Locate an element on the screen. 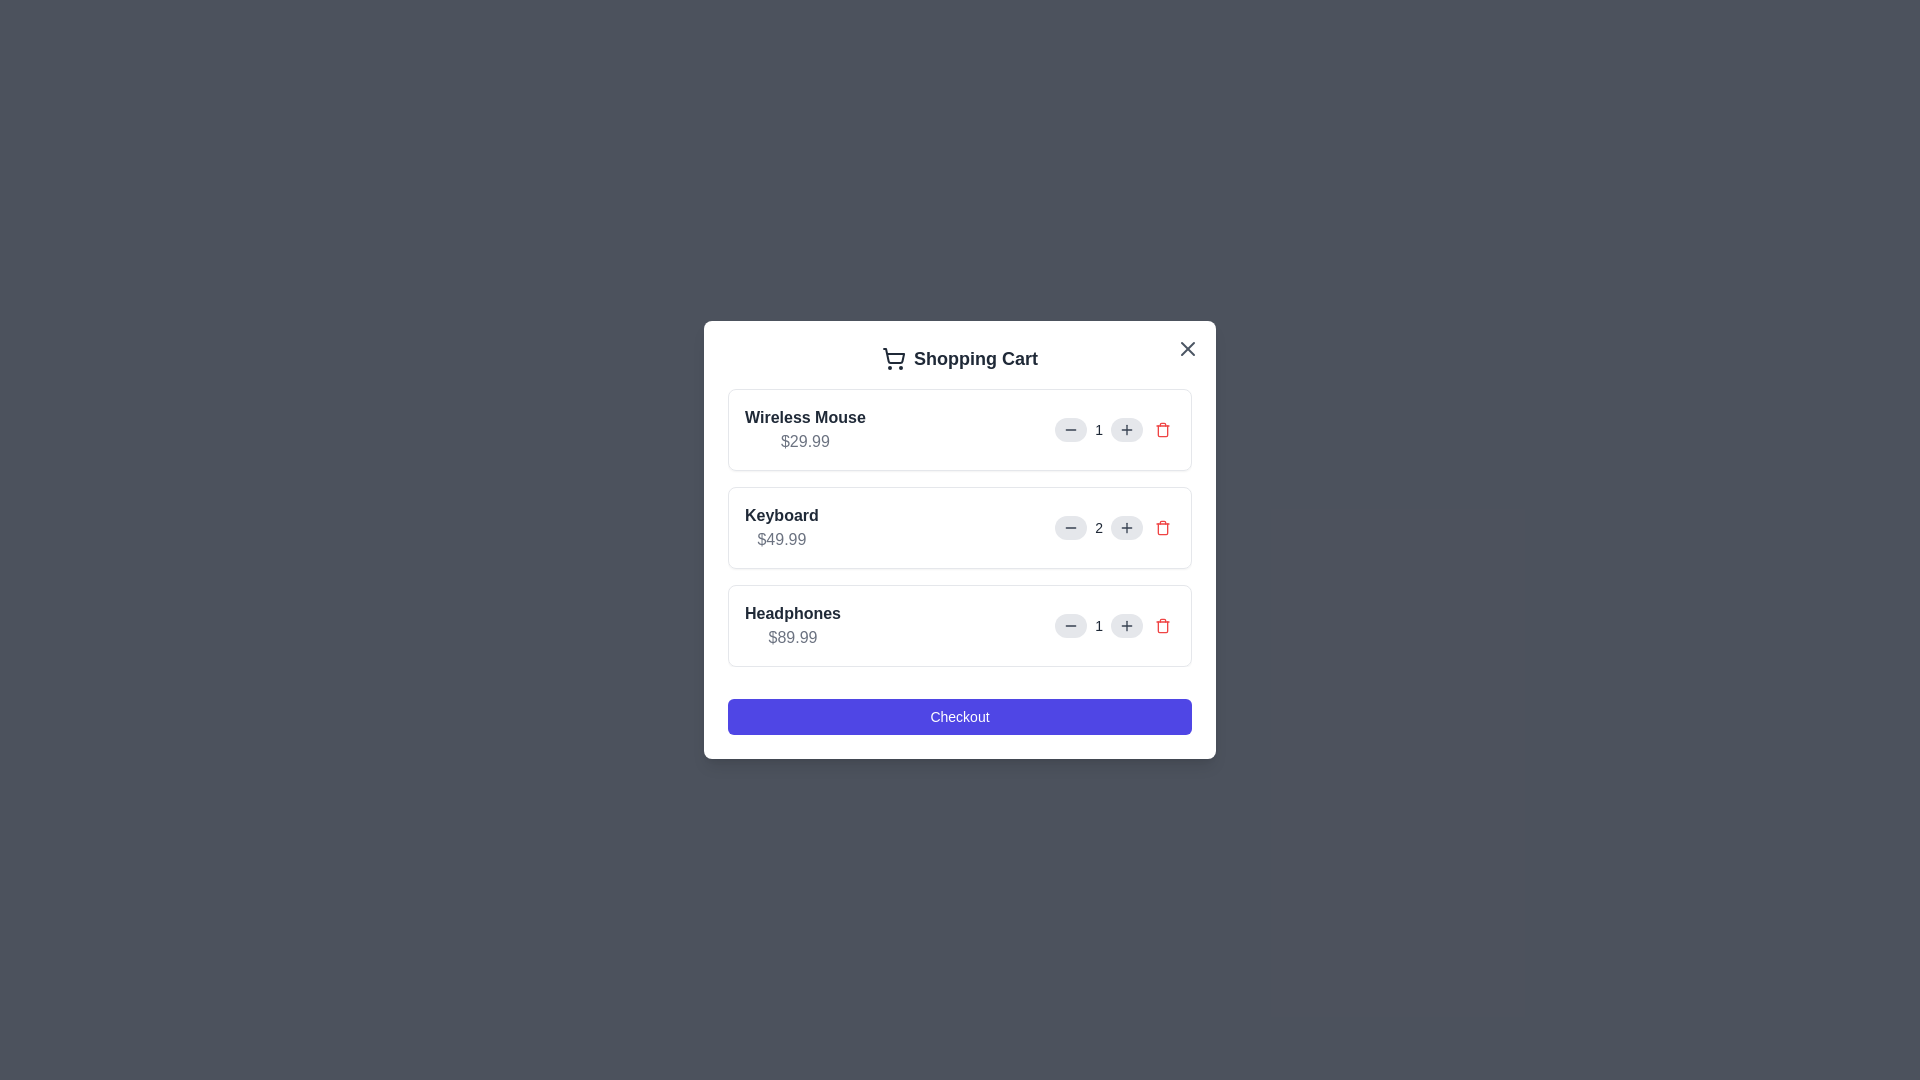  the shopping cart icon located at the top of the modal dialog box, positioned left to the title text 'Shopping Cart' is located at coordinates (893, 355).